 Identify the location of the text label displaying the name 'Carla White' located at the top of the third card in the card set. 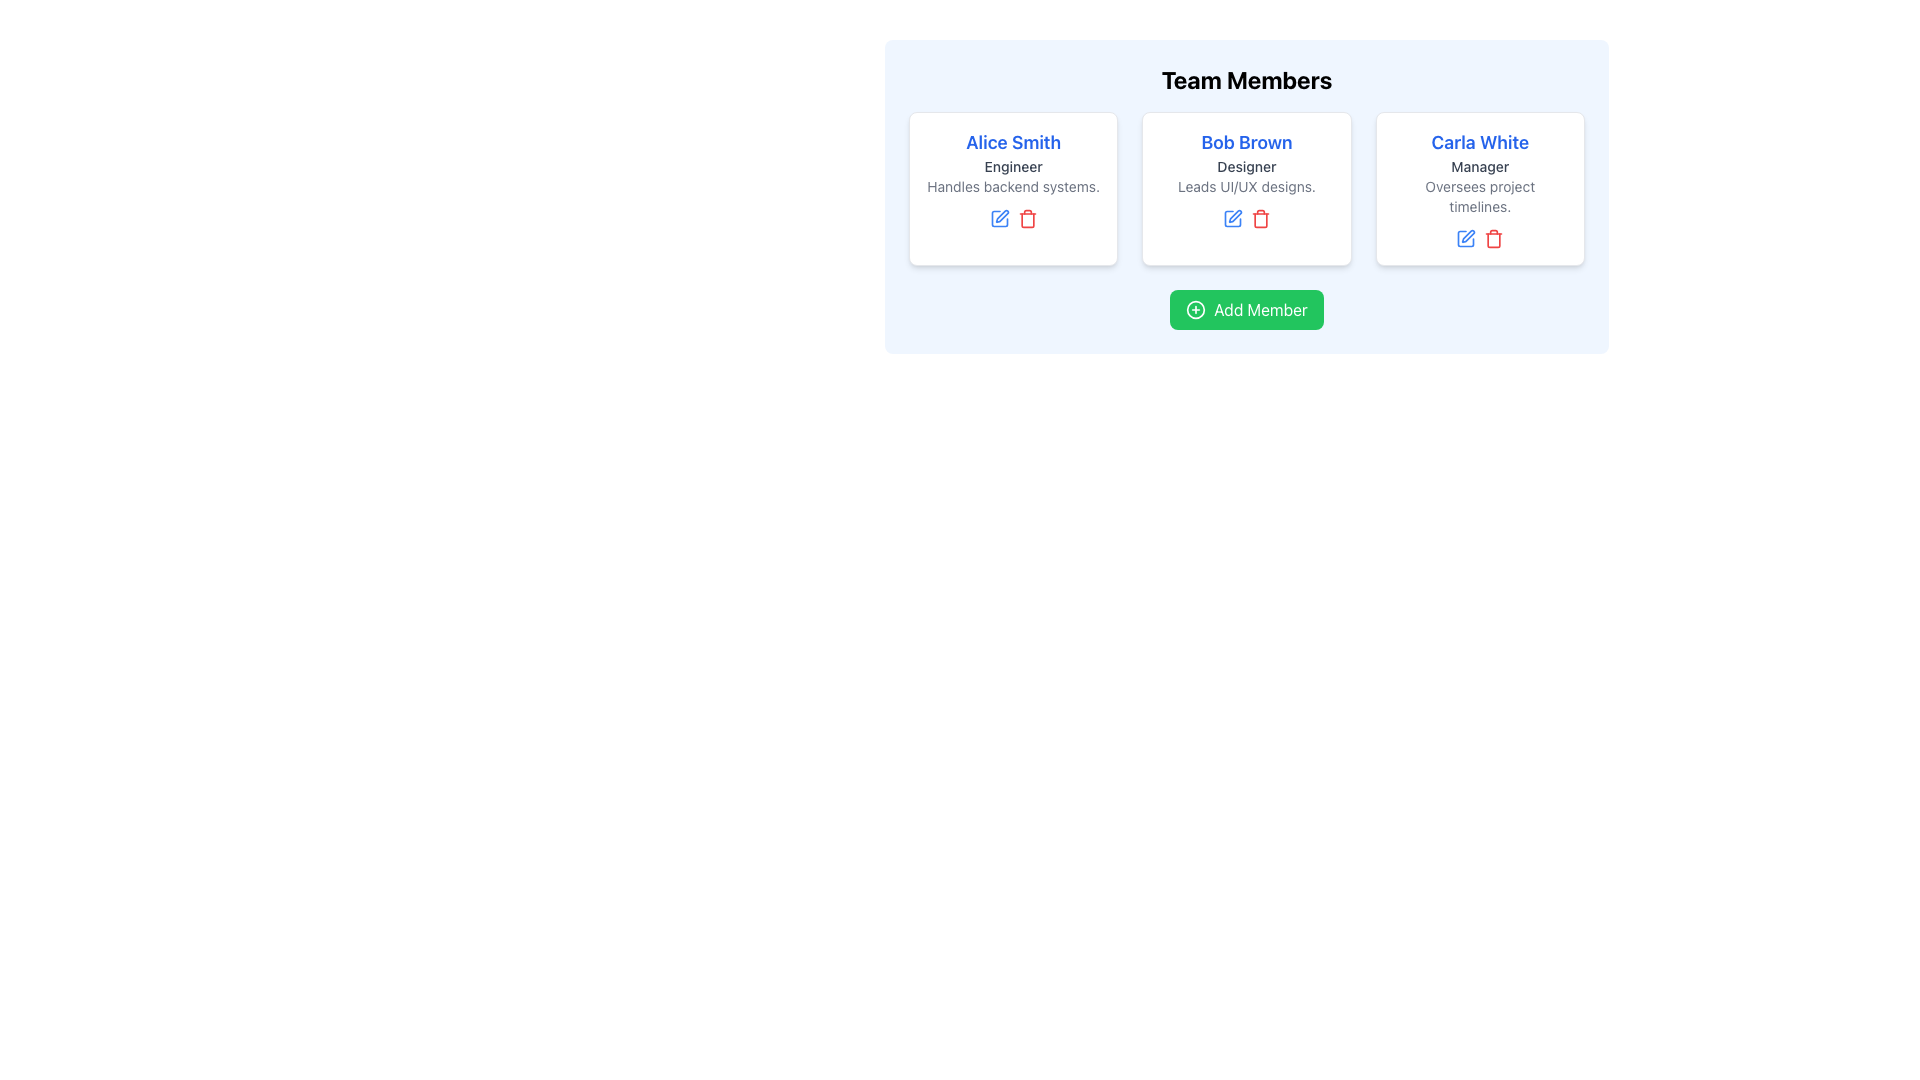
(1480, 141).